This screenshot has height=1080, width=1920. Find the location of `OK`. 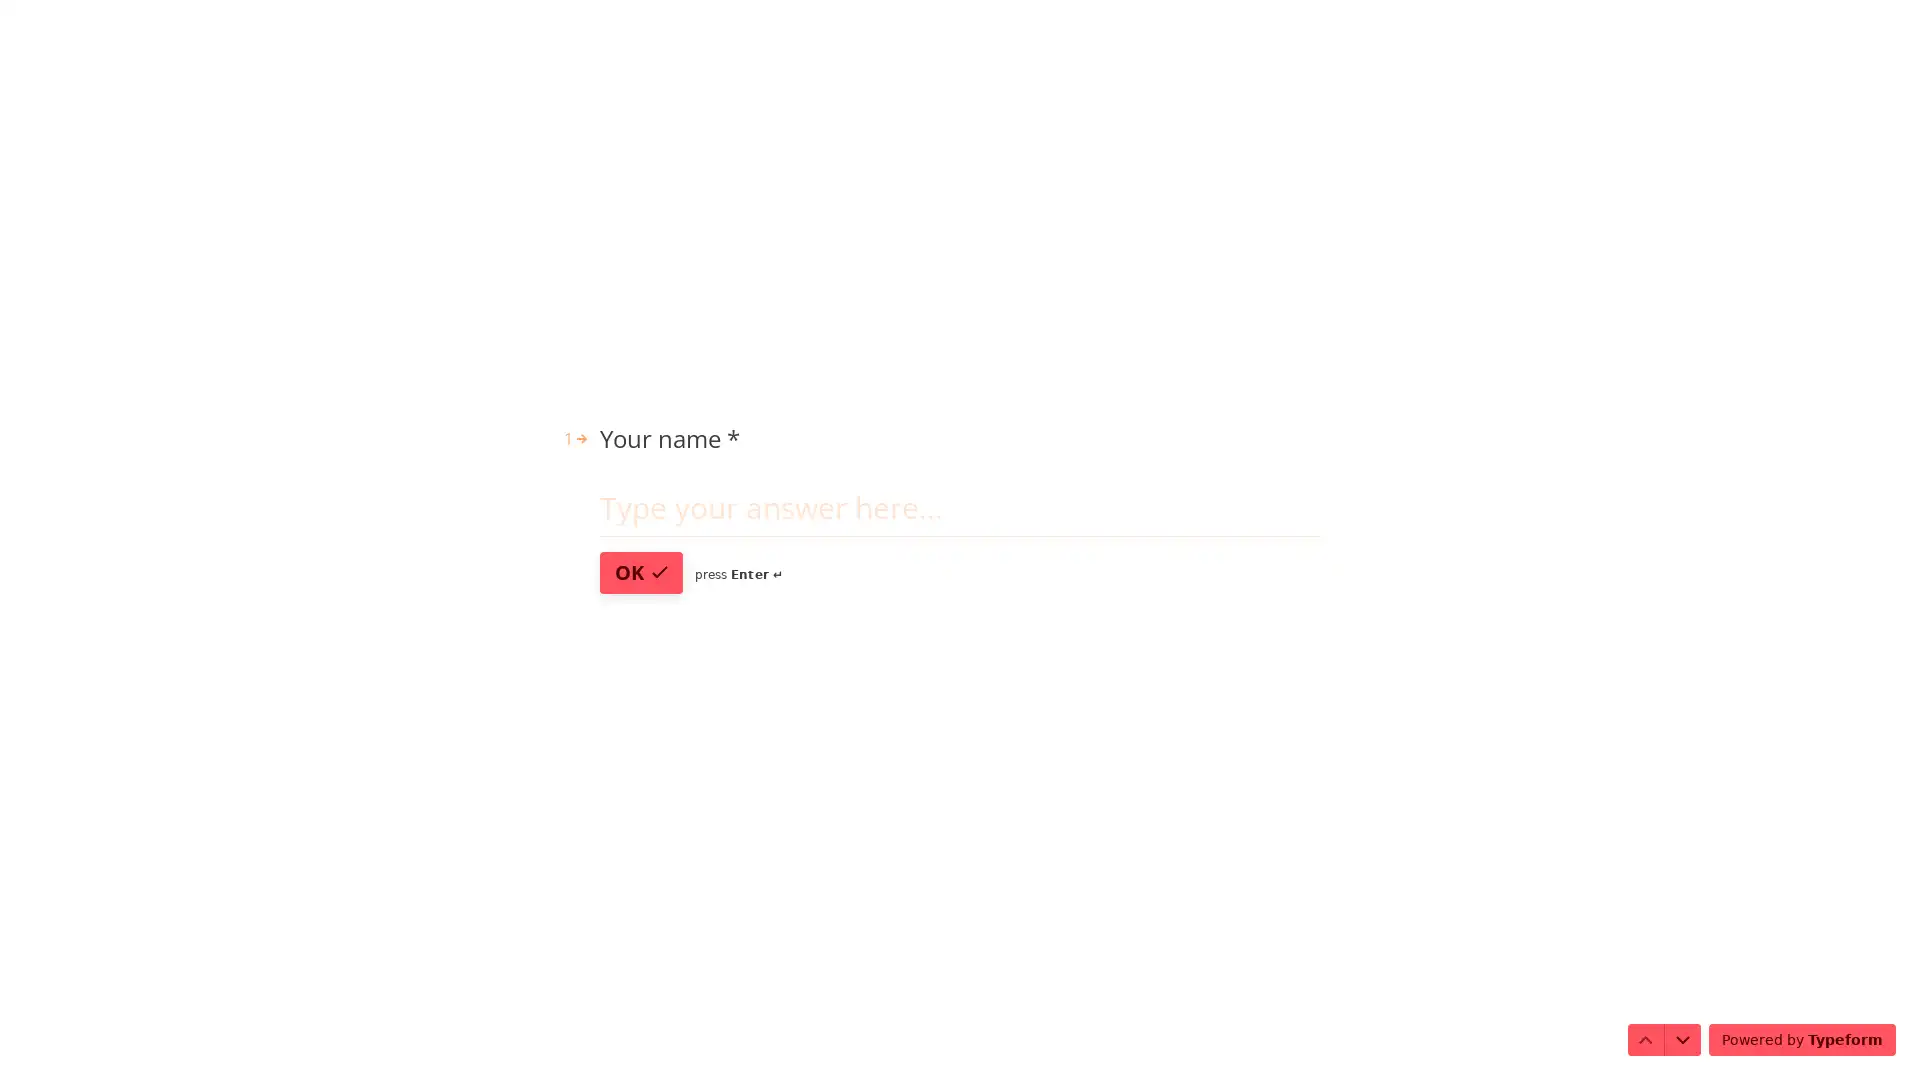

OK is located at coordinates (641, 571).